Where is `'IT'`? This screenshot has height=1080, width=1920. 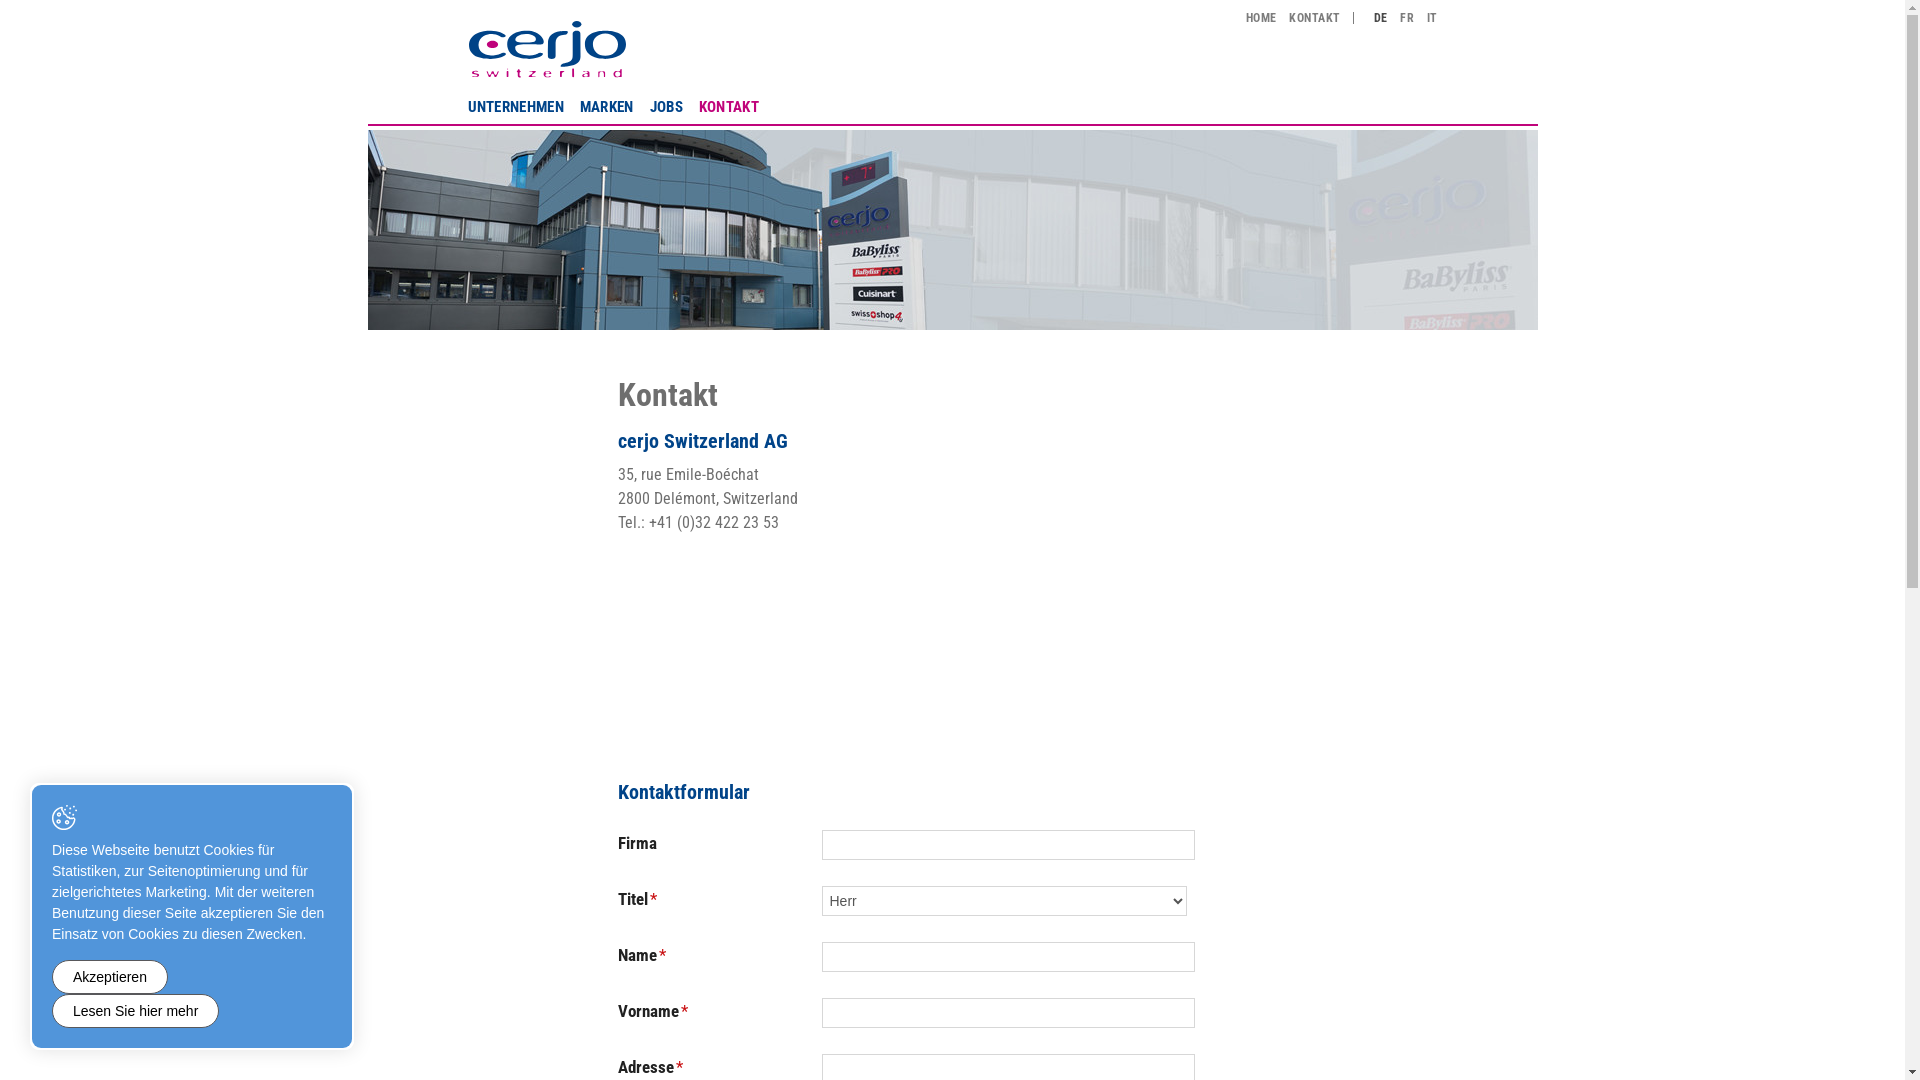
'IT' is located at coordinates (1431, 18).